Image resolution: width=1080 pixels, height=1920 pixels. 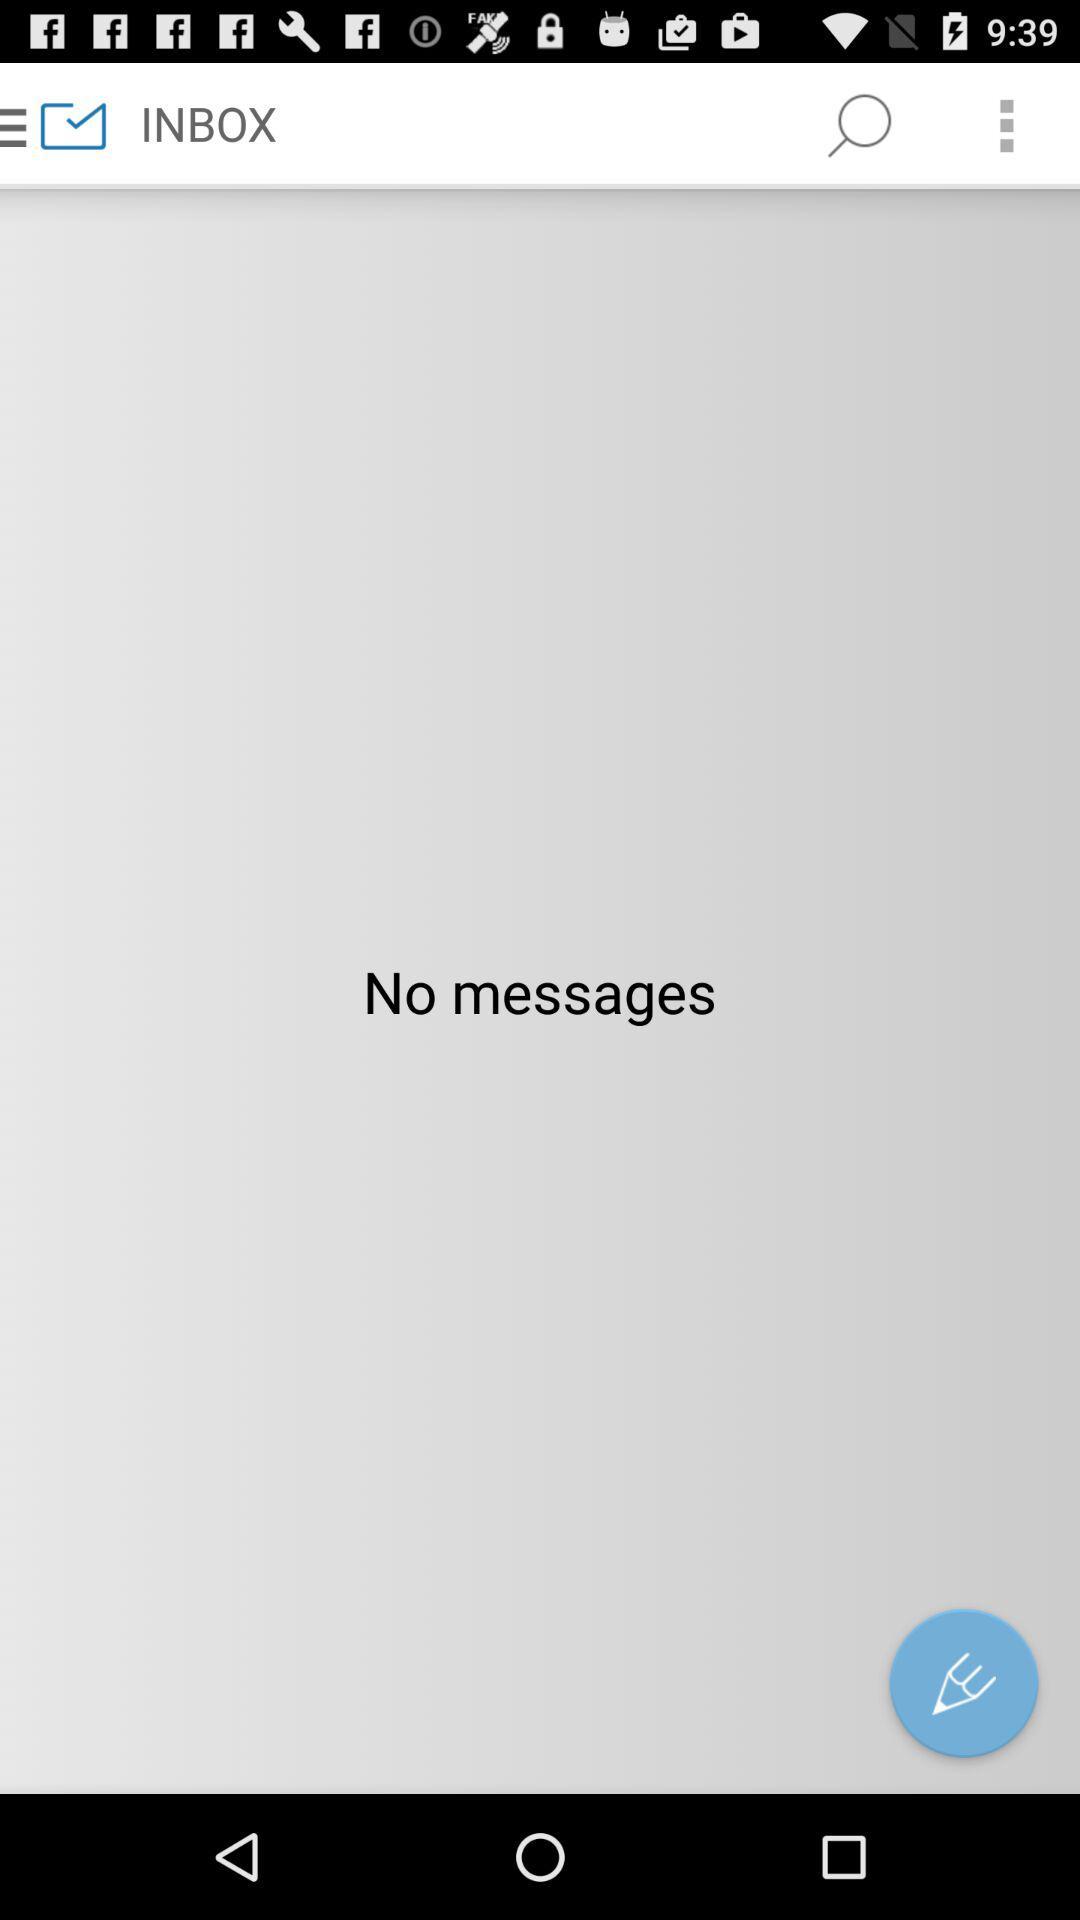 What do you see at coordinates (963, 1807) in the screenshot?
I see `the edit icon` at bounding box center [963, 1807].